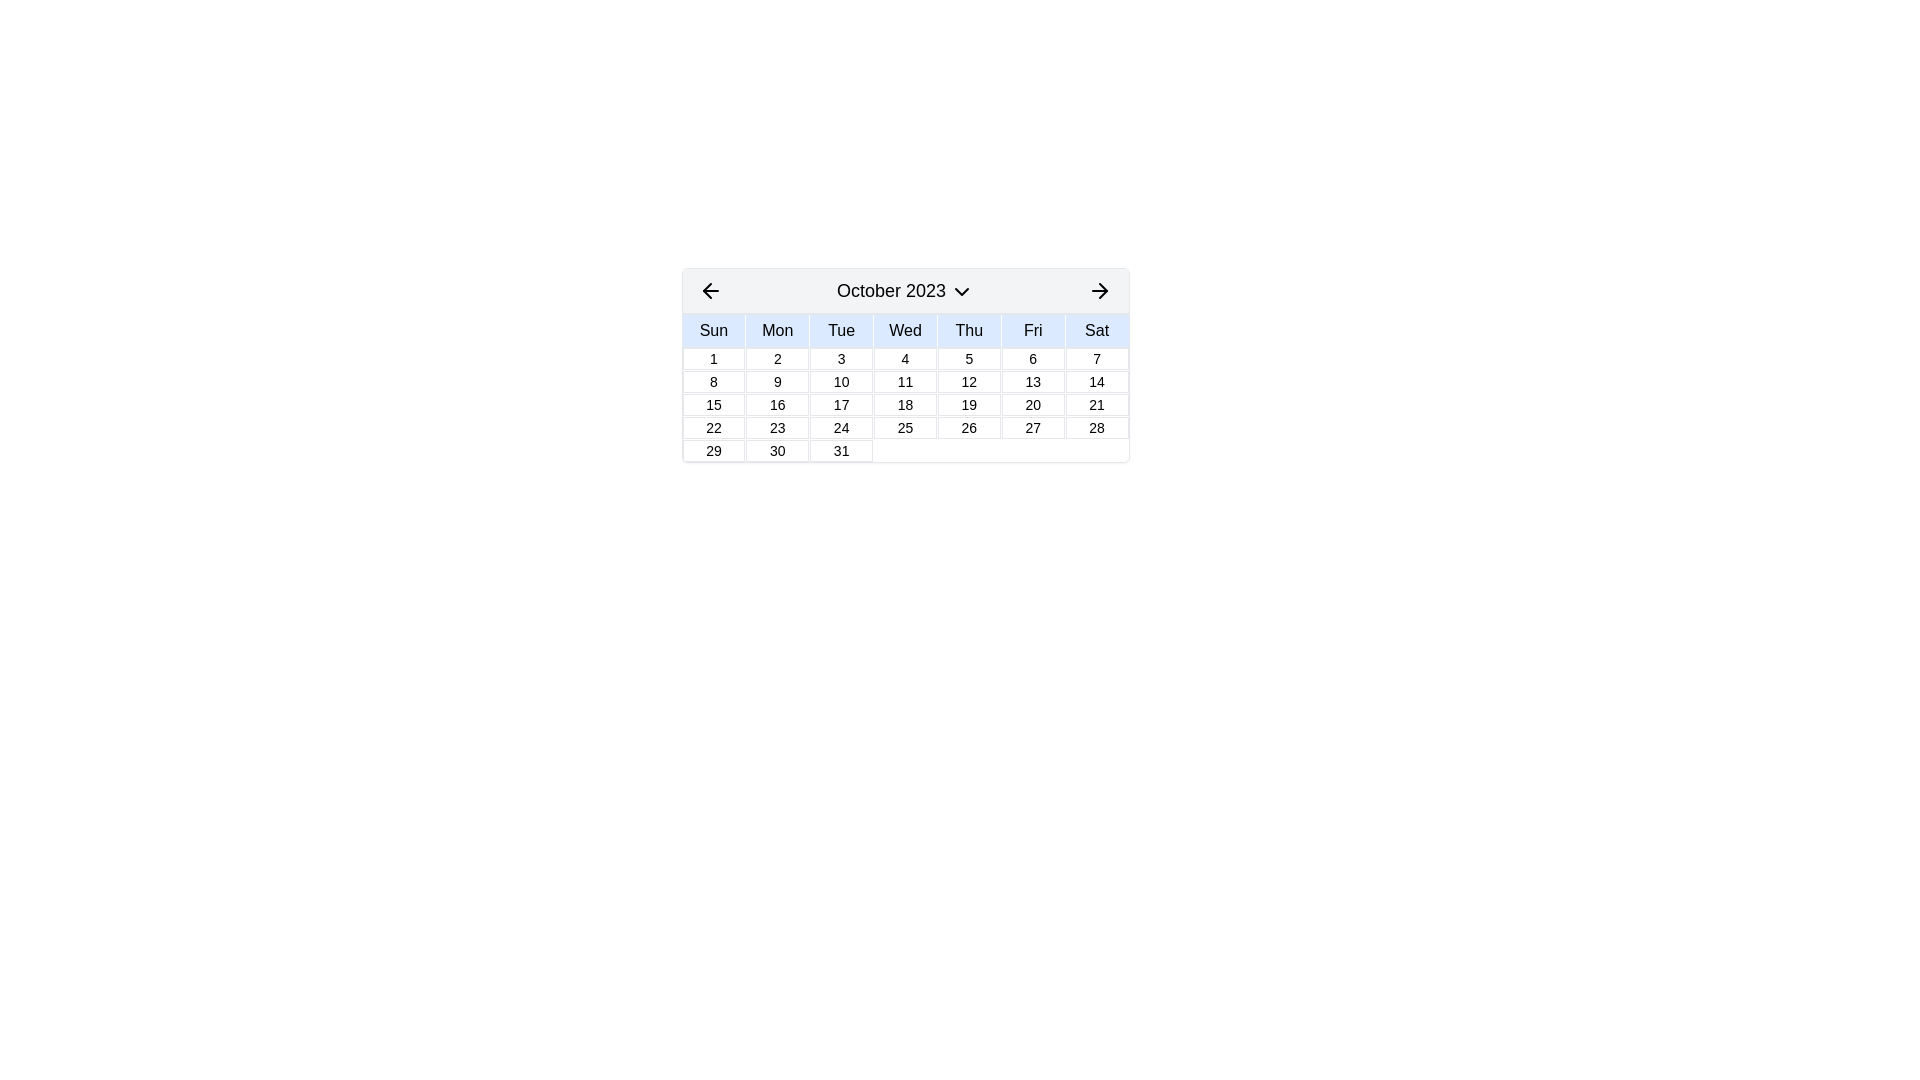  Describe the element at coordinates (713, 427) in the screenshot. I see `the square-shaped calendar day cell with a white background containing the text '22'` at that location.